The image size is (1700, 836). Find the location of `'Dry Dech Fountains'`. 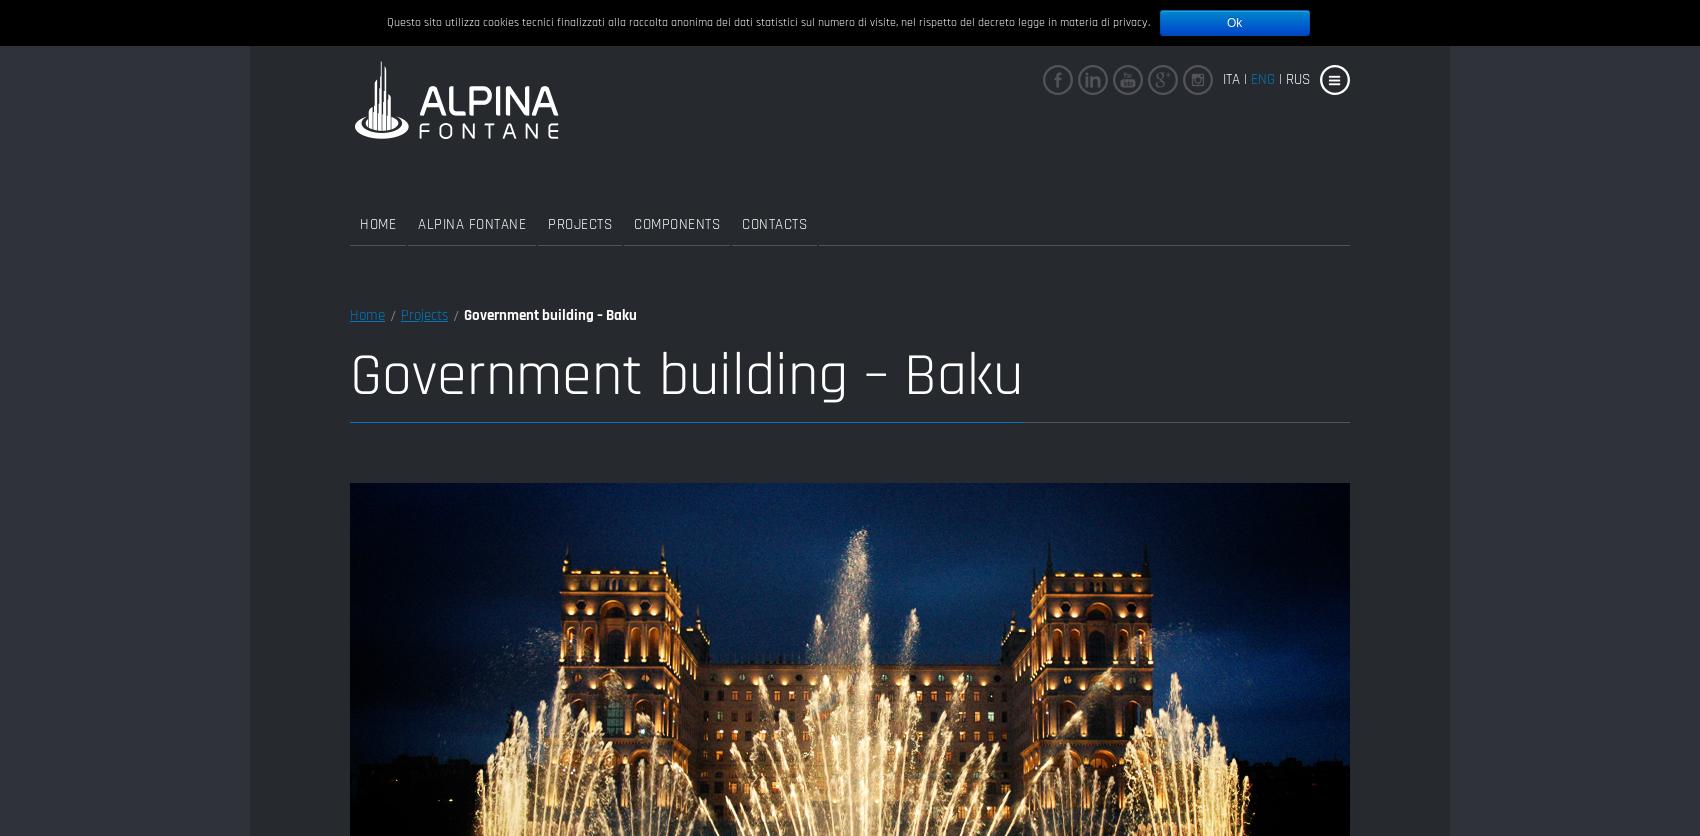

'Dry Dech Fountains' is located at coordinates (803, 268).